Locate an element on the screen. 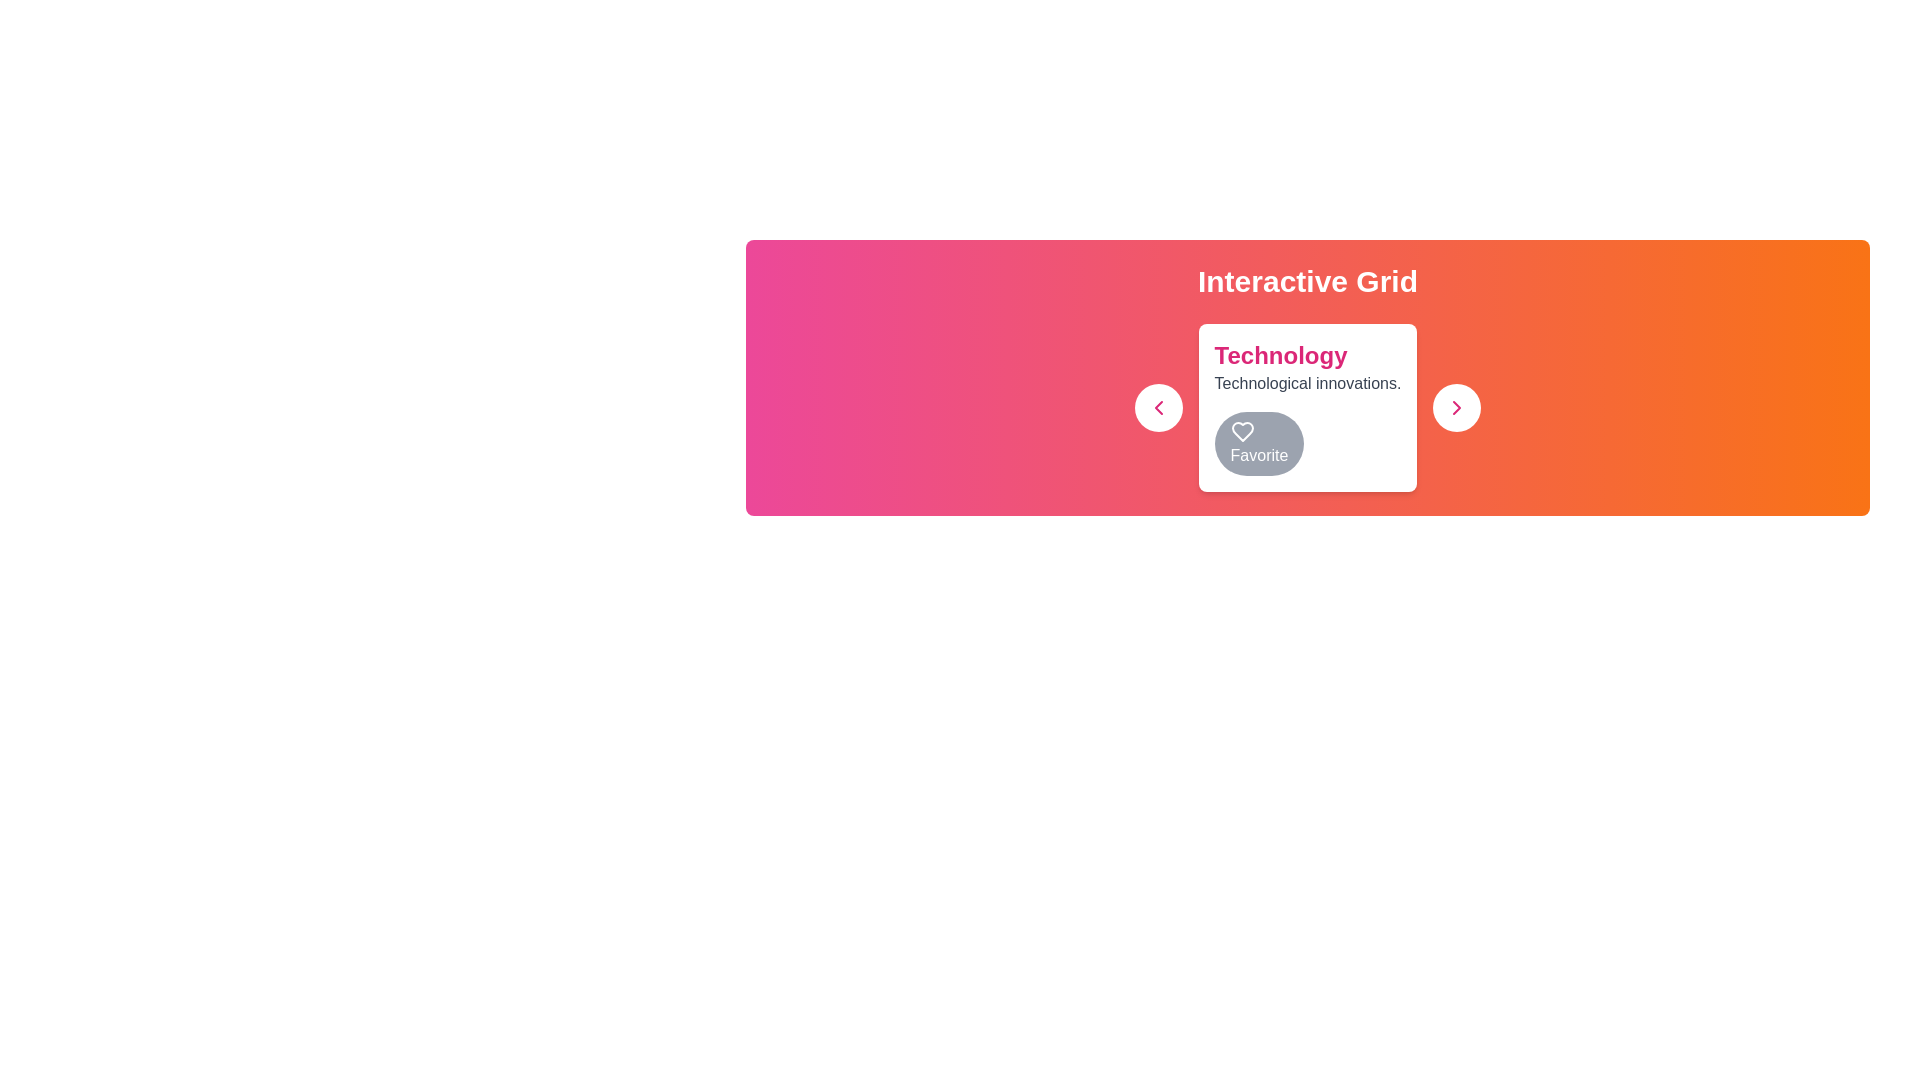 The image size is (1920, 1080). the bold, pink 'Technology' text label that is the heading within the white card-like section is located at coordinates (1281, 354).